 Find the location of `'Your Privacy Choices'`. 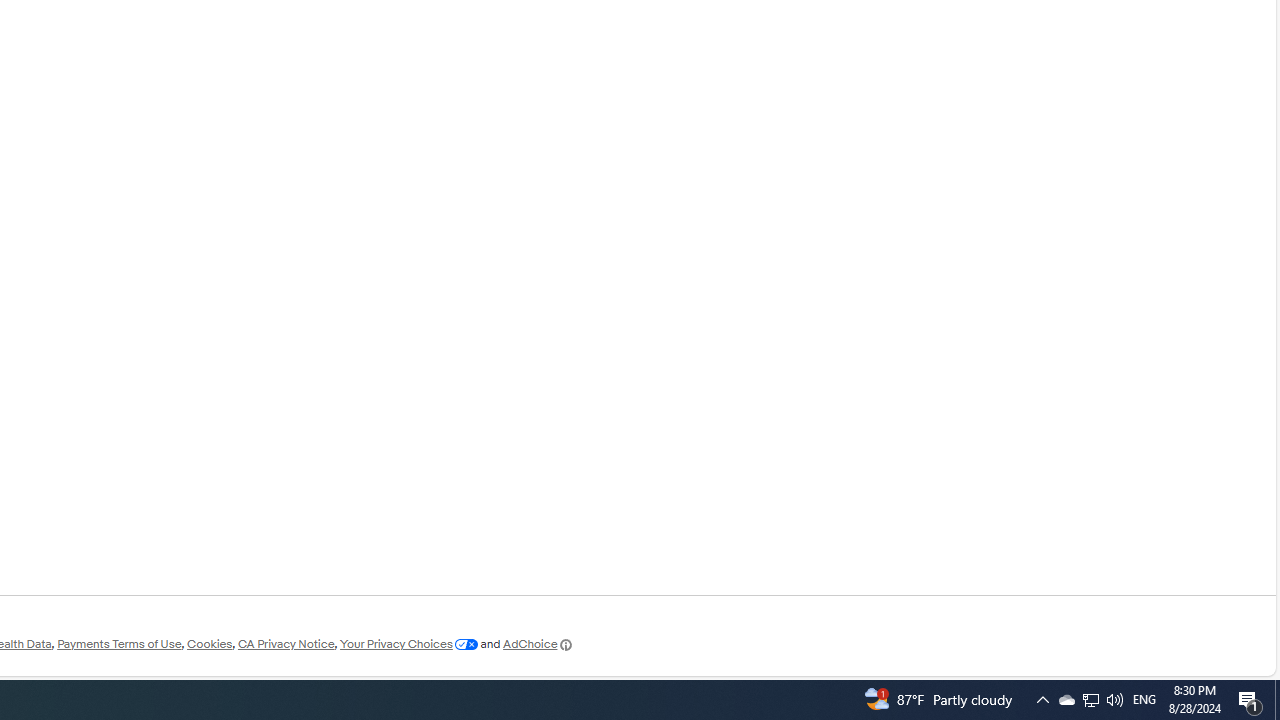

'Your Privacy Choices' is located at coordinates (407, 644).